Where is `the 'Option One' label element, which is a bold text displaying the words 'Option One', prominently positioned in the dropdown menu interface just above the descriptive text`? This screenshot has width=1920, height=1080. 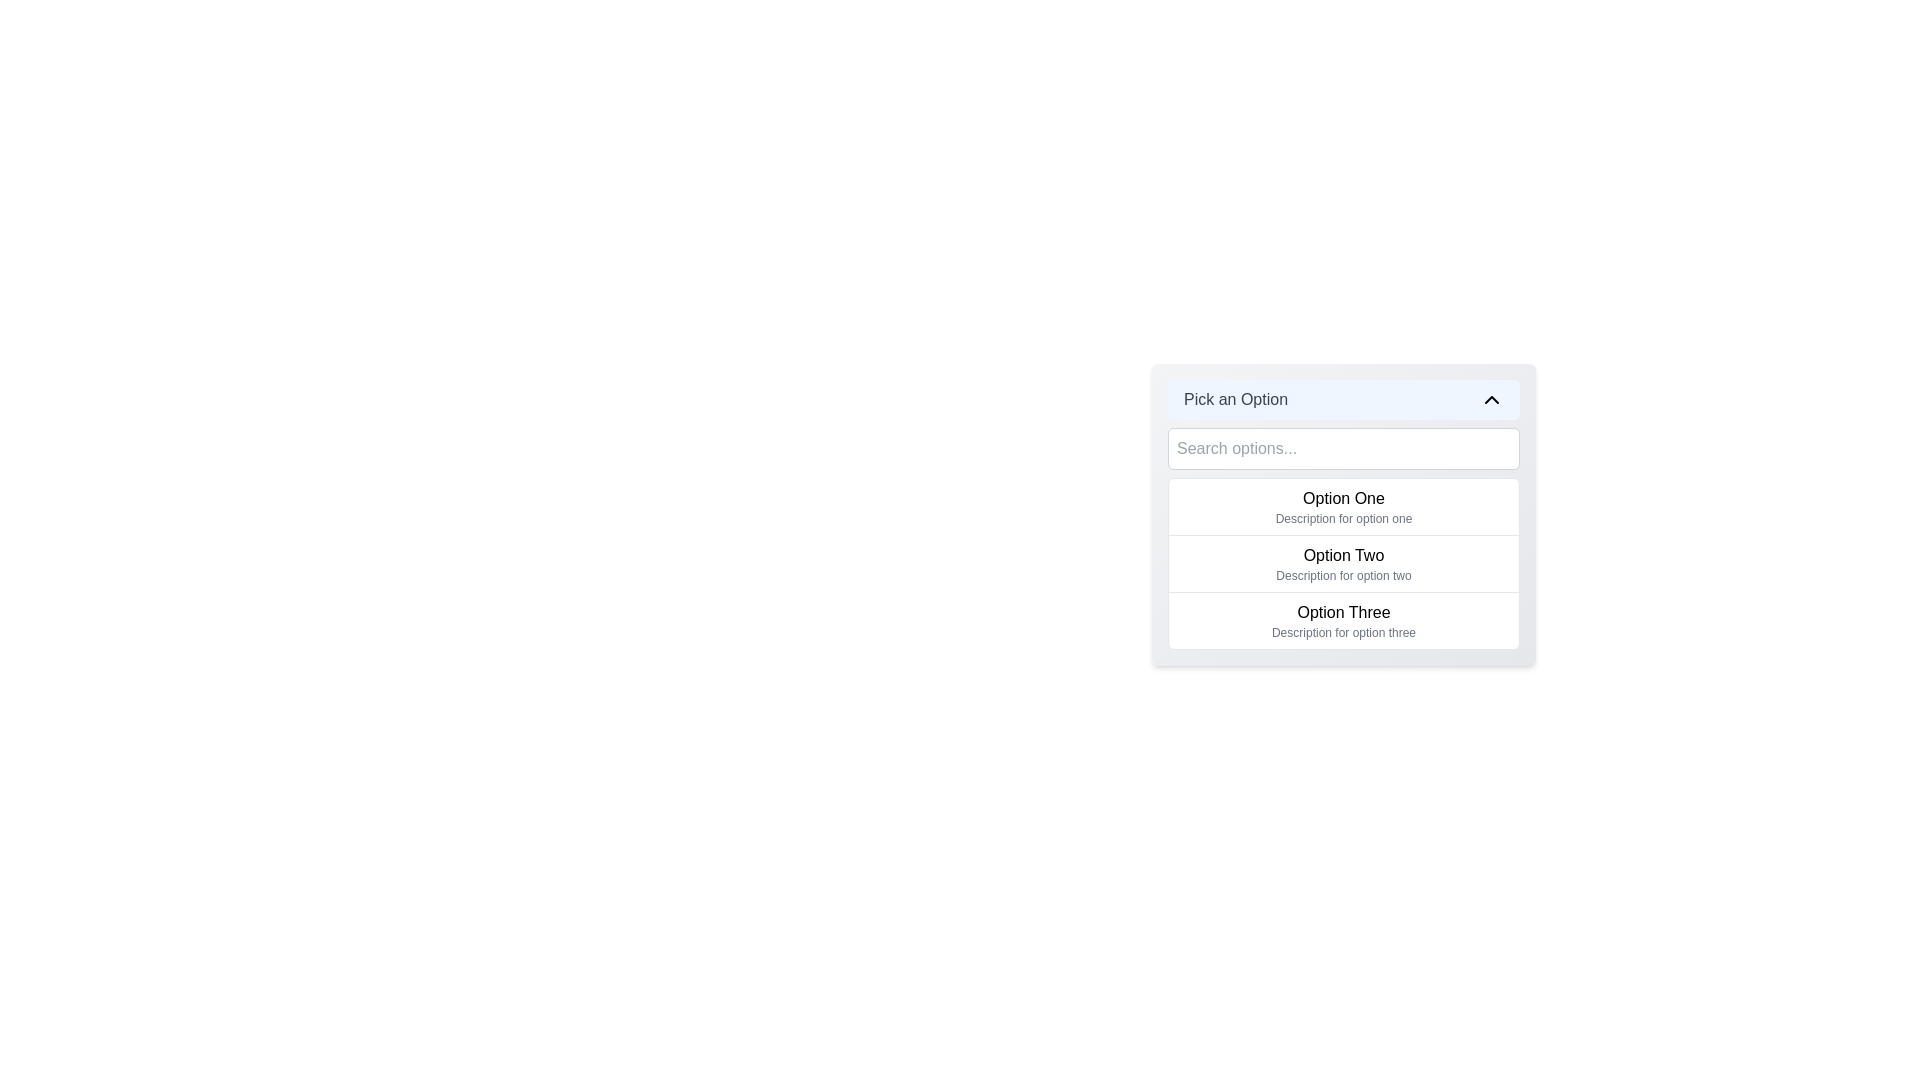 the 'Option One' label element, which is a bold text displaying the words 'Option One', prominently positioned in the dropdown menu interface just above the descriptive text is located at coordinates (1344, 497).